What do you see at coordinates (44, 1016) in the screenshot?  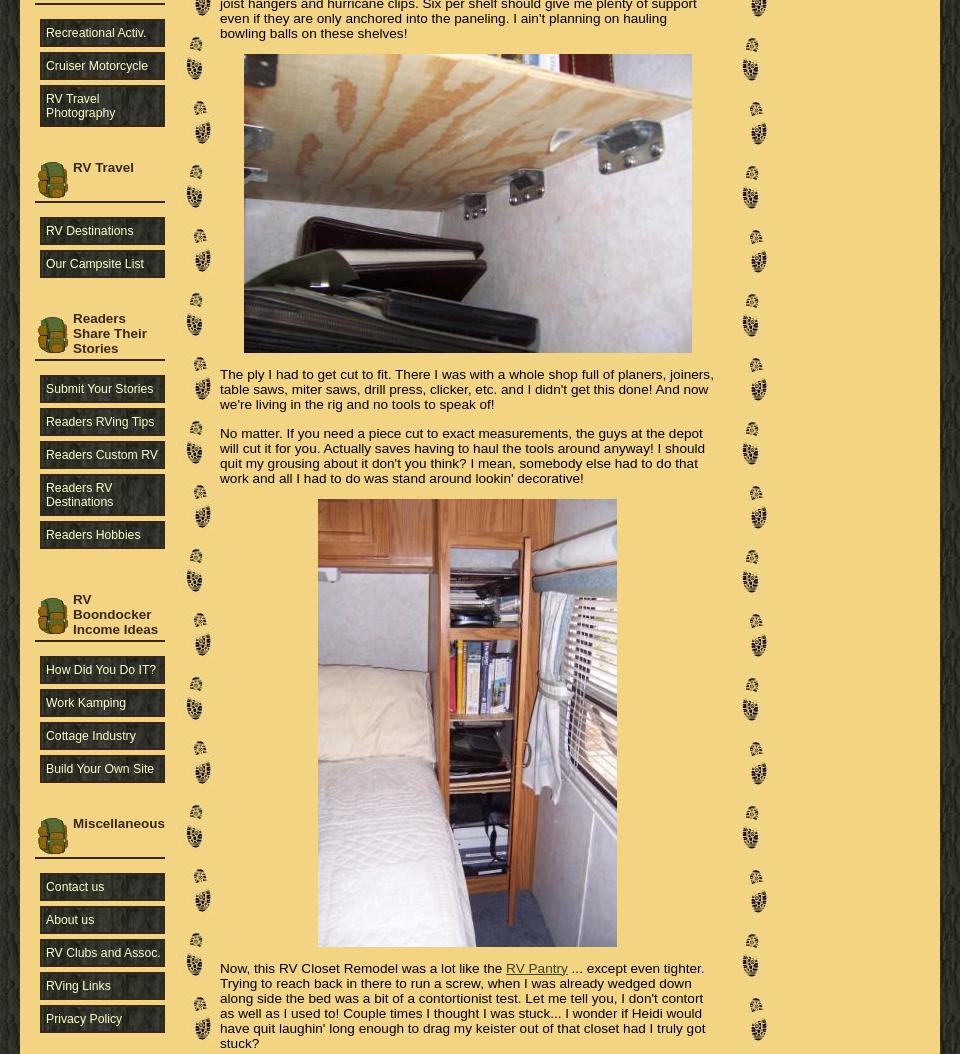 I see `'Privacy Policy'` at bounding box center [44, 1016].